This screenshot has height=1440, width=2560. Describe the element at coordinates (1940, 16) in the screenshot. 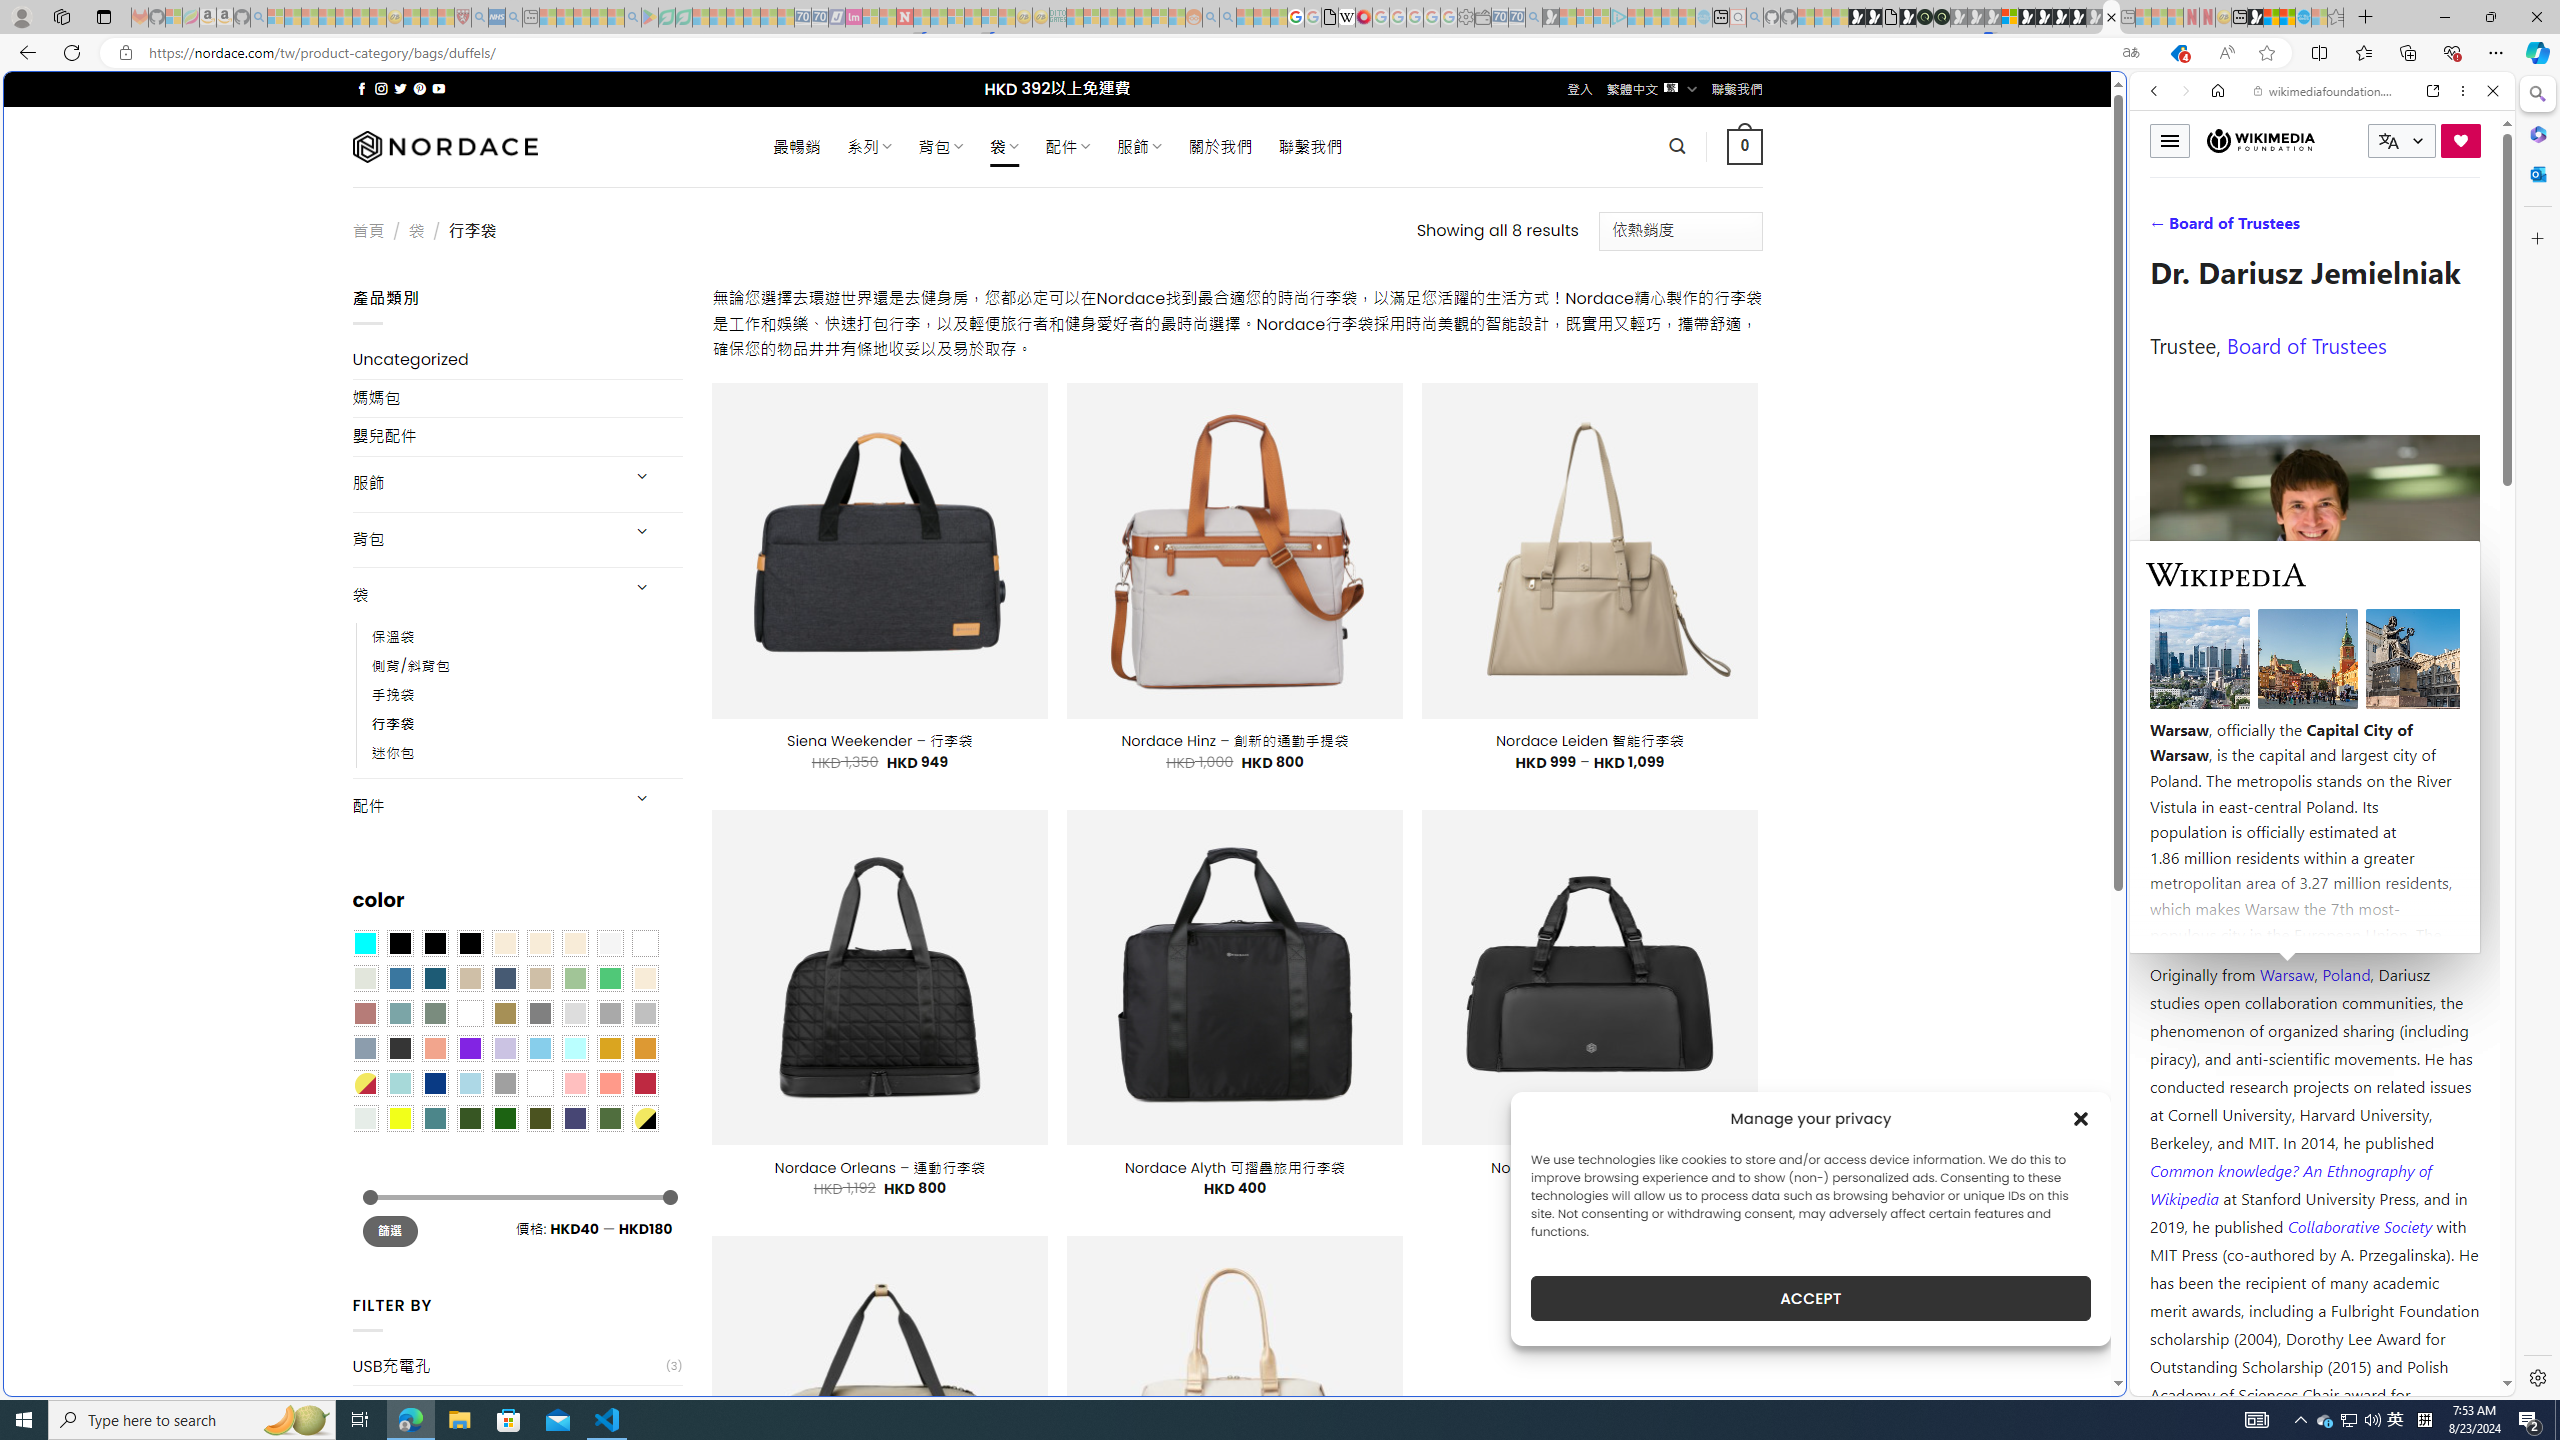

I see `'Future Focus Report 2024'` at that location.